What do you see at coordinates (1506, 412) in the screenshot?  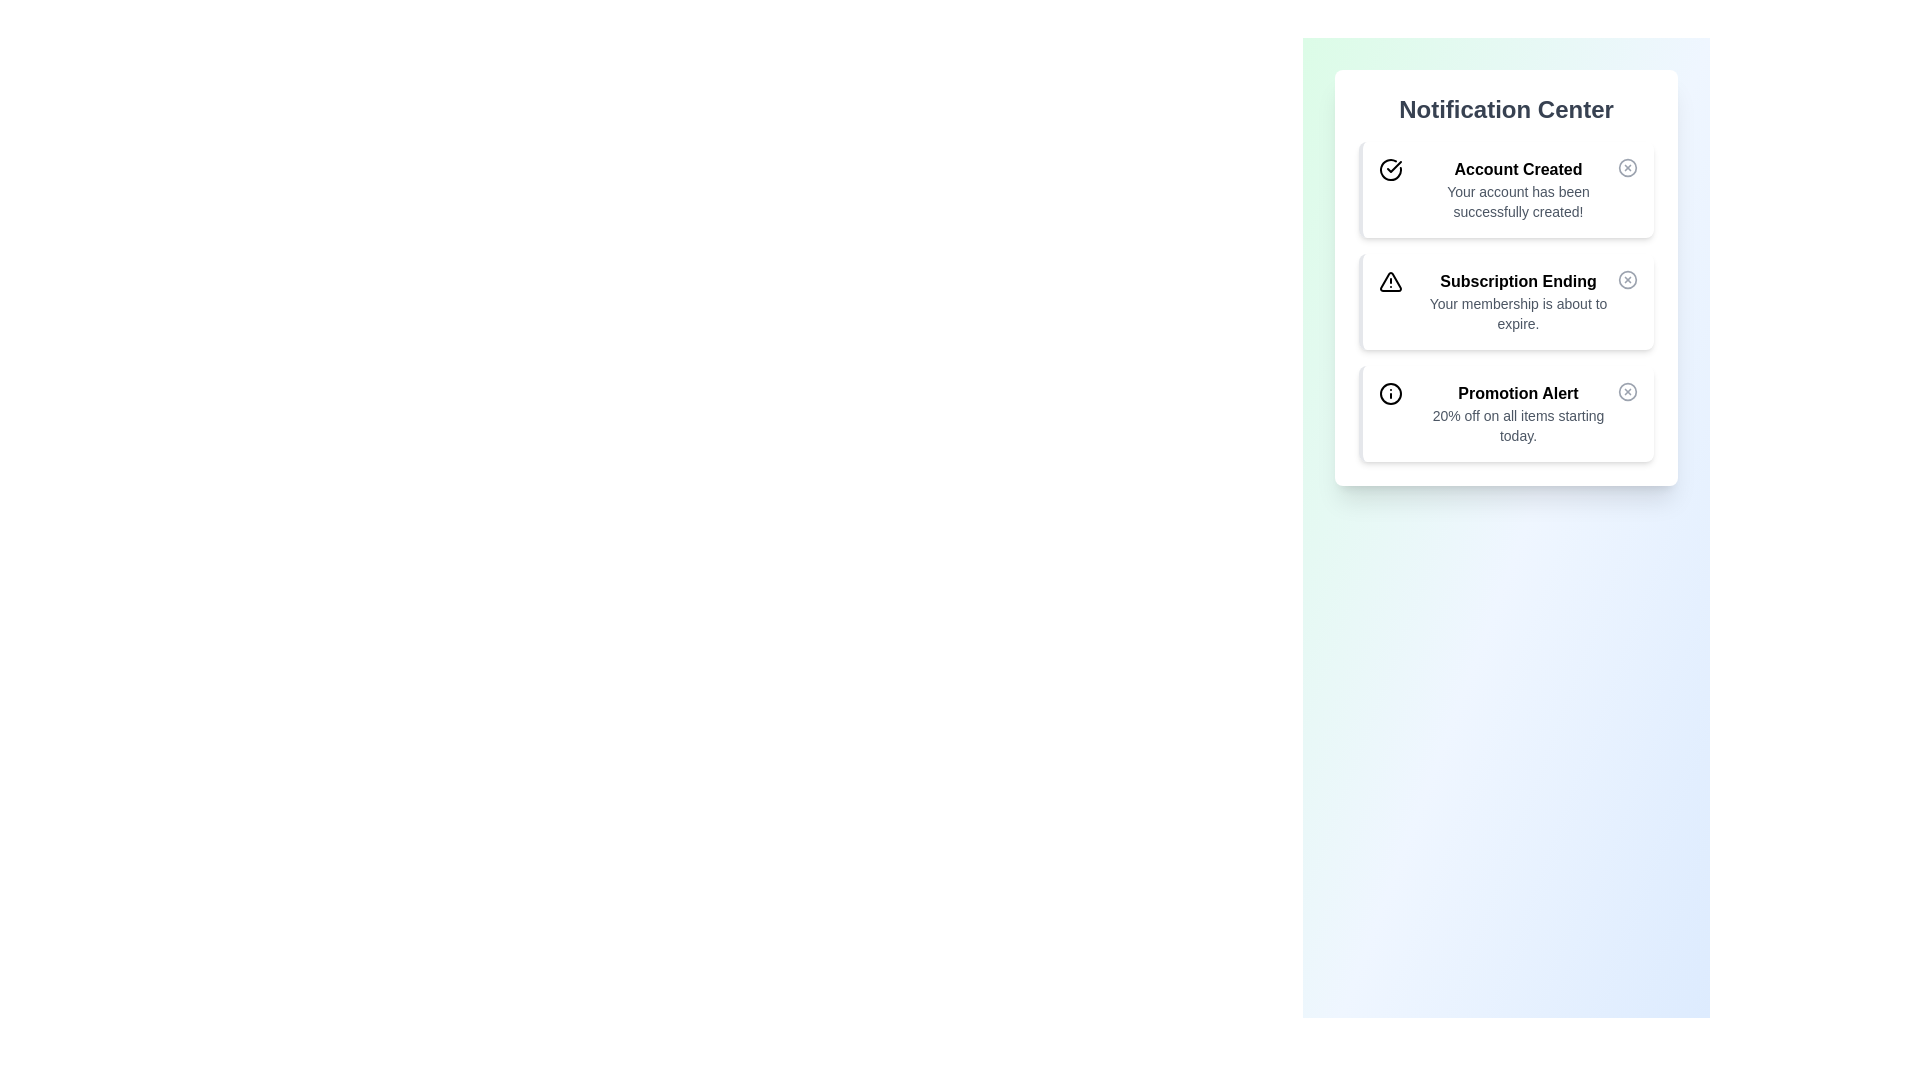 I see `the third notification card in the Notification Center that has a light blue background, a 'Promotion Alert' title, and a close button on the right` at bounding box center [1506, 412].